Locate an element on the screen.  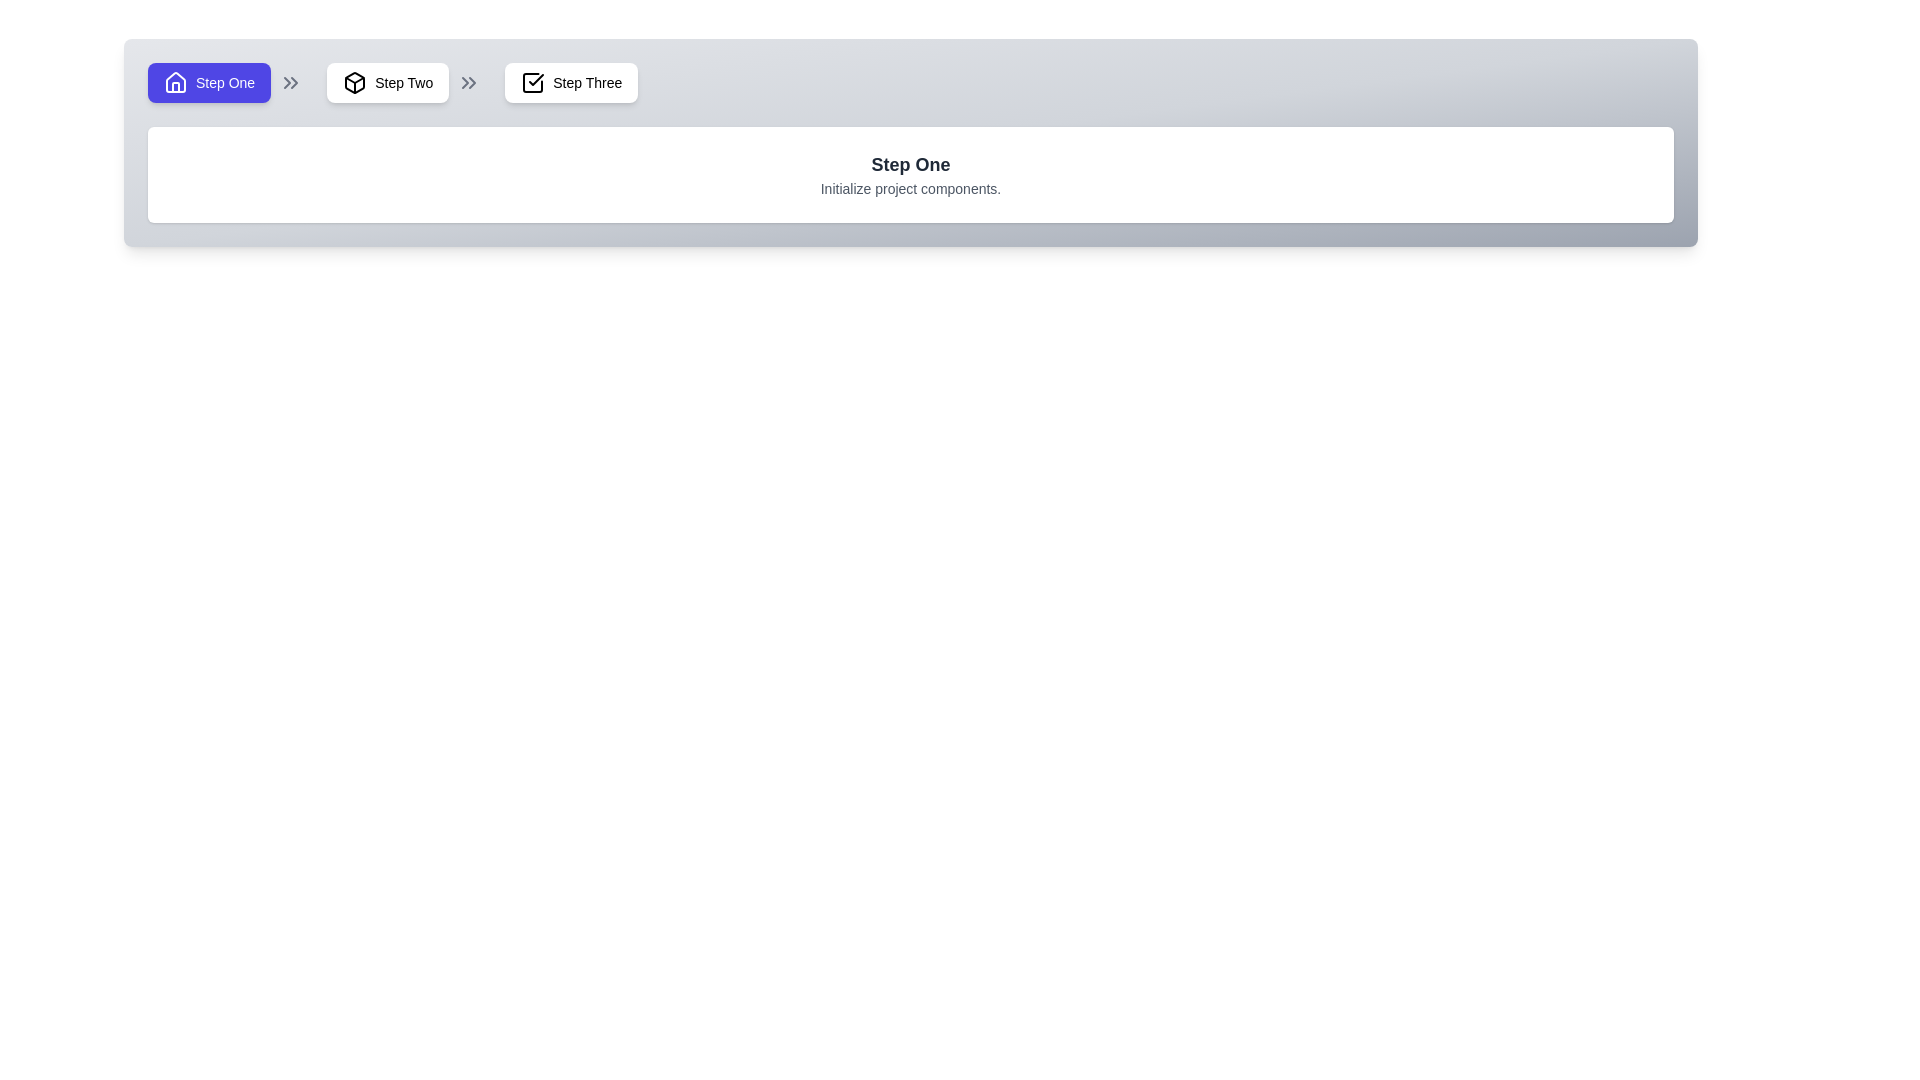
the square-shaped checkmark icon located within the 'Step Three' button, positioned before the label 'Step Three' in the step-by-step navigation bar is located at coordinates (533, 82).